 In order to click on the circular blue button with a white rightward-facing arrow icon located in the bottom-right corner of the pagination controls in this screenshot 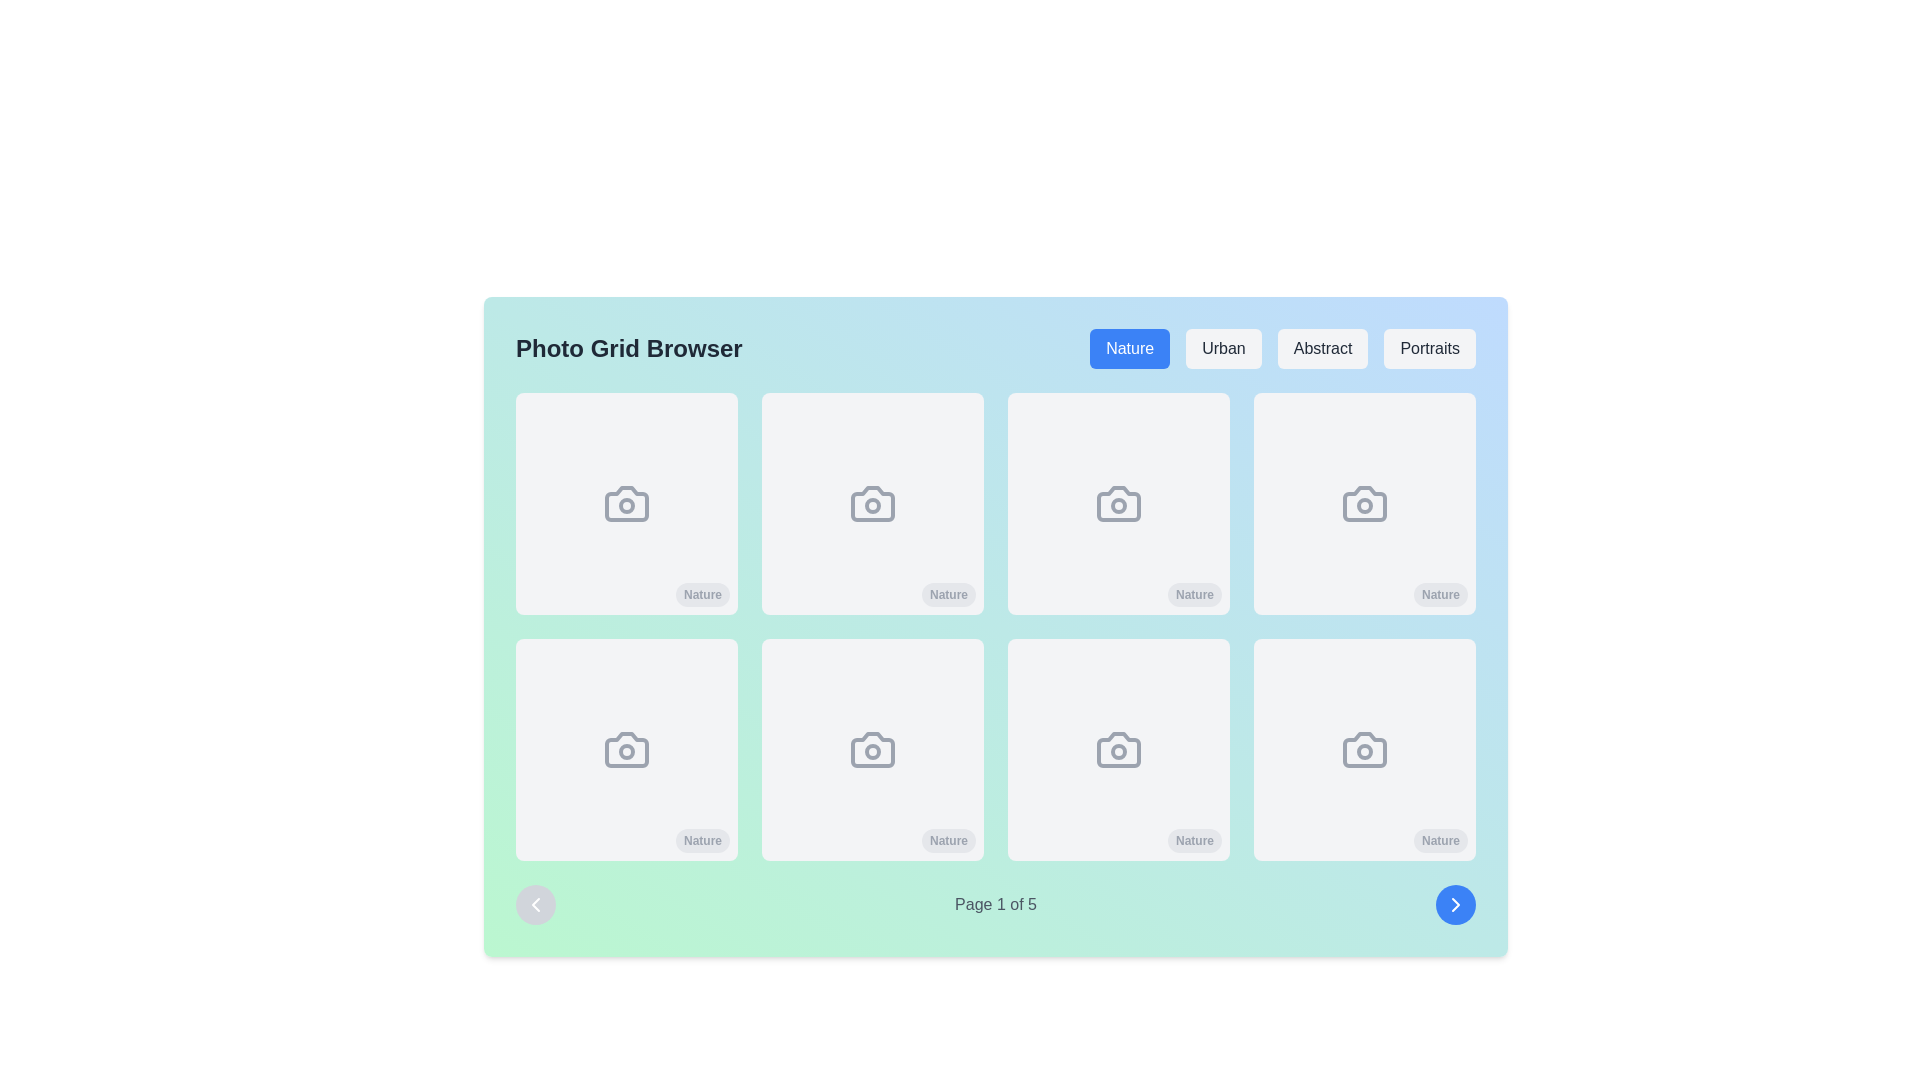, I will do `click(1455, 905)`.